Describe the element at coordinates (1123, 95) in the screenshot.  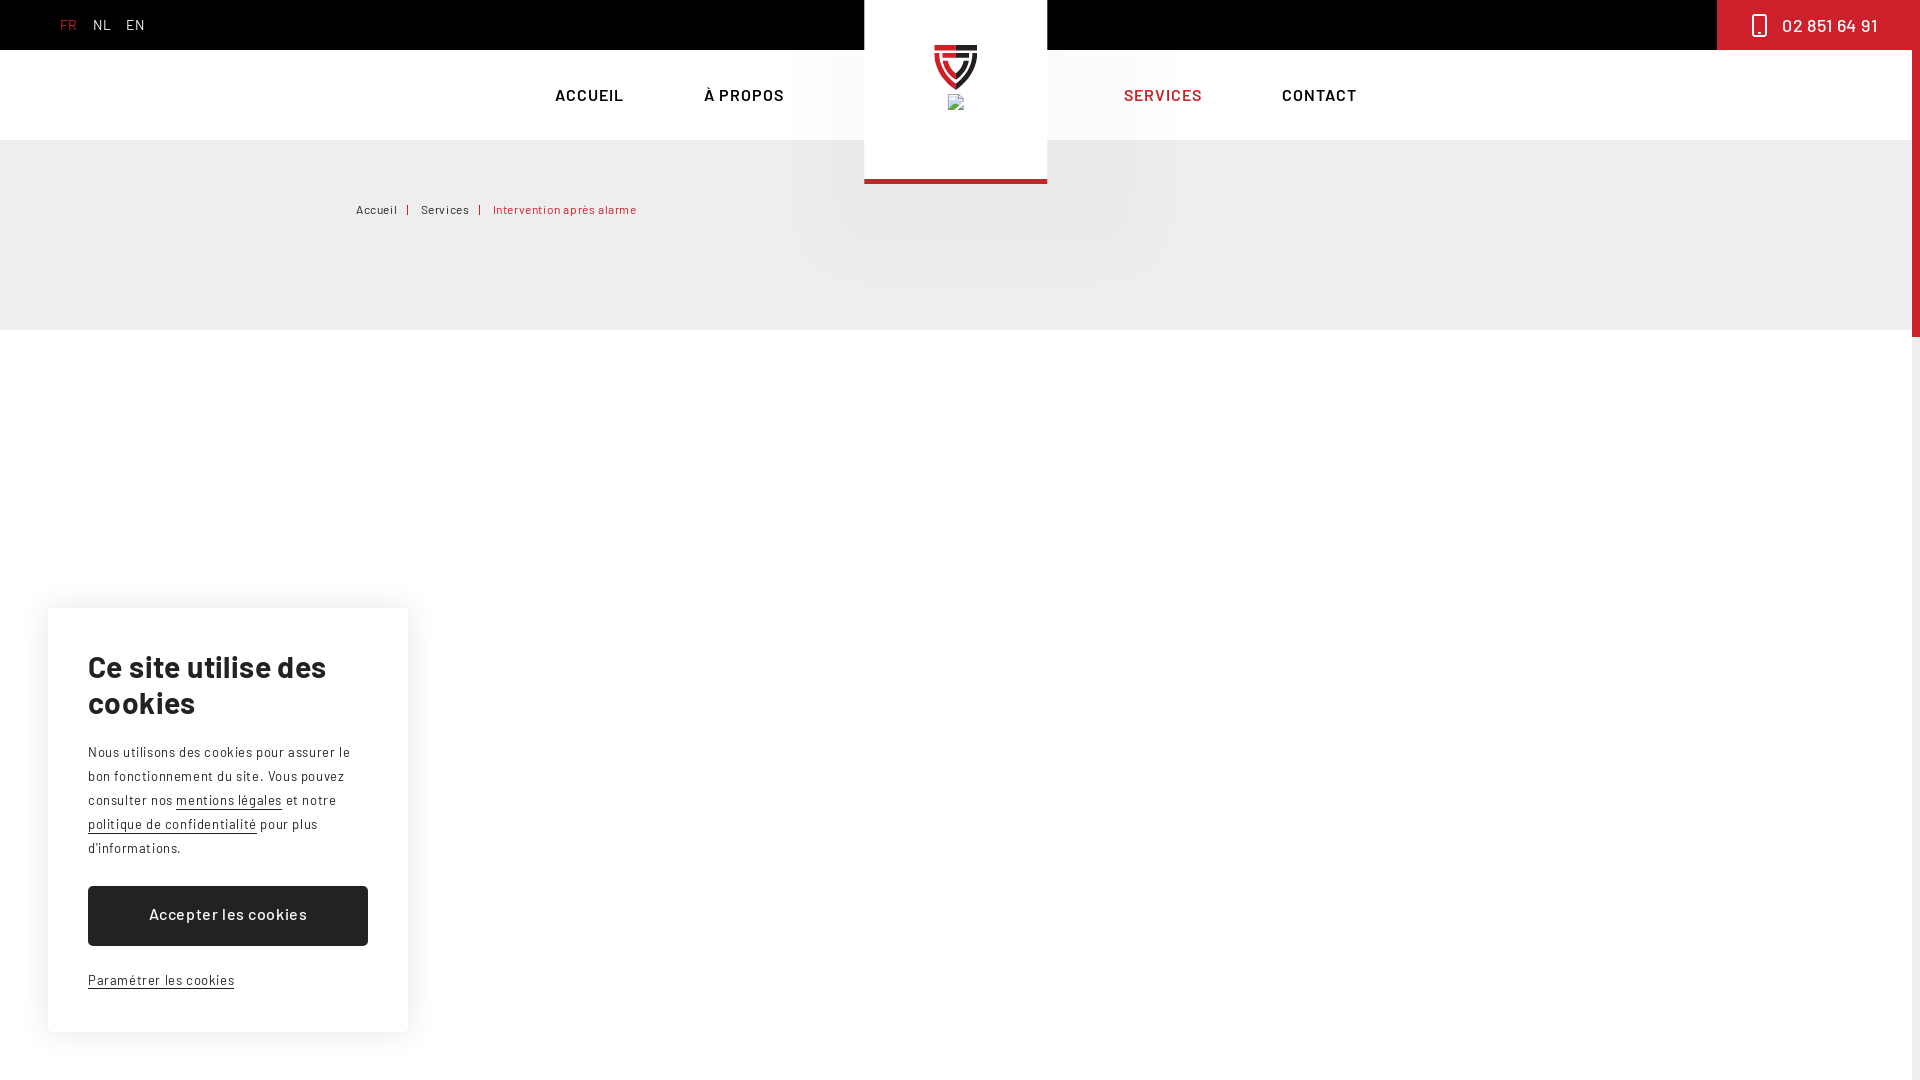
I see `'SERVICES'` at that location.